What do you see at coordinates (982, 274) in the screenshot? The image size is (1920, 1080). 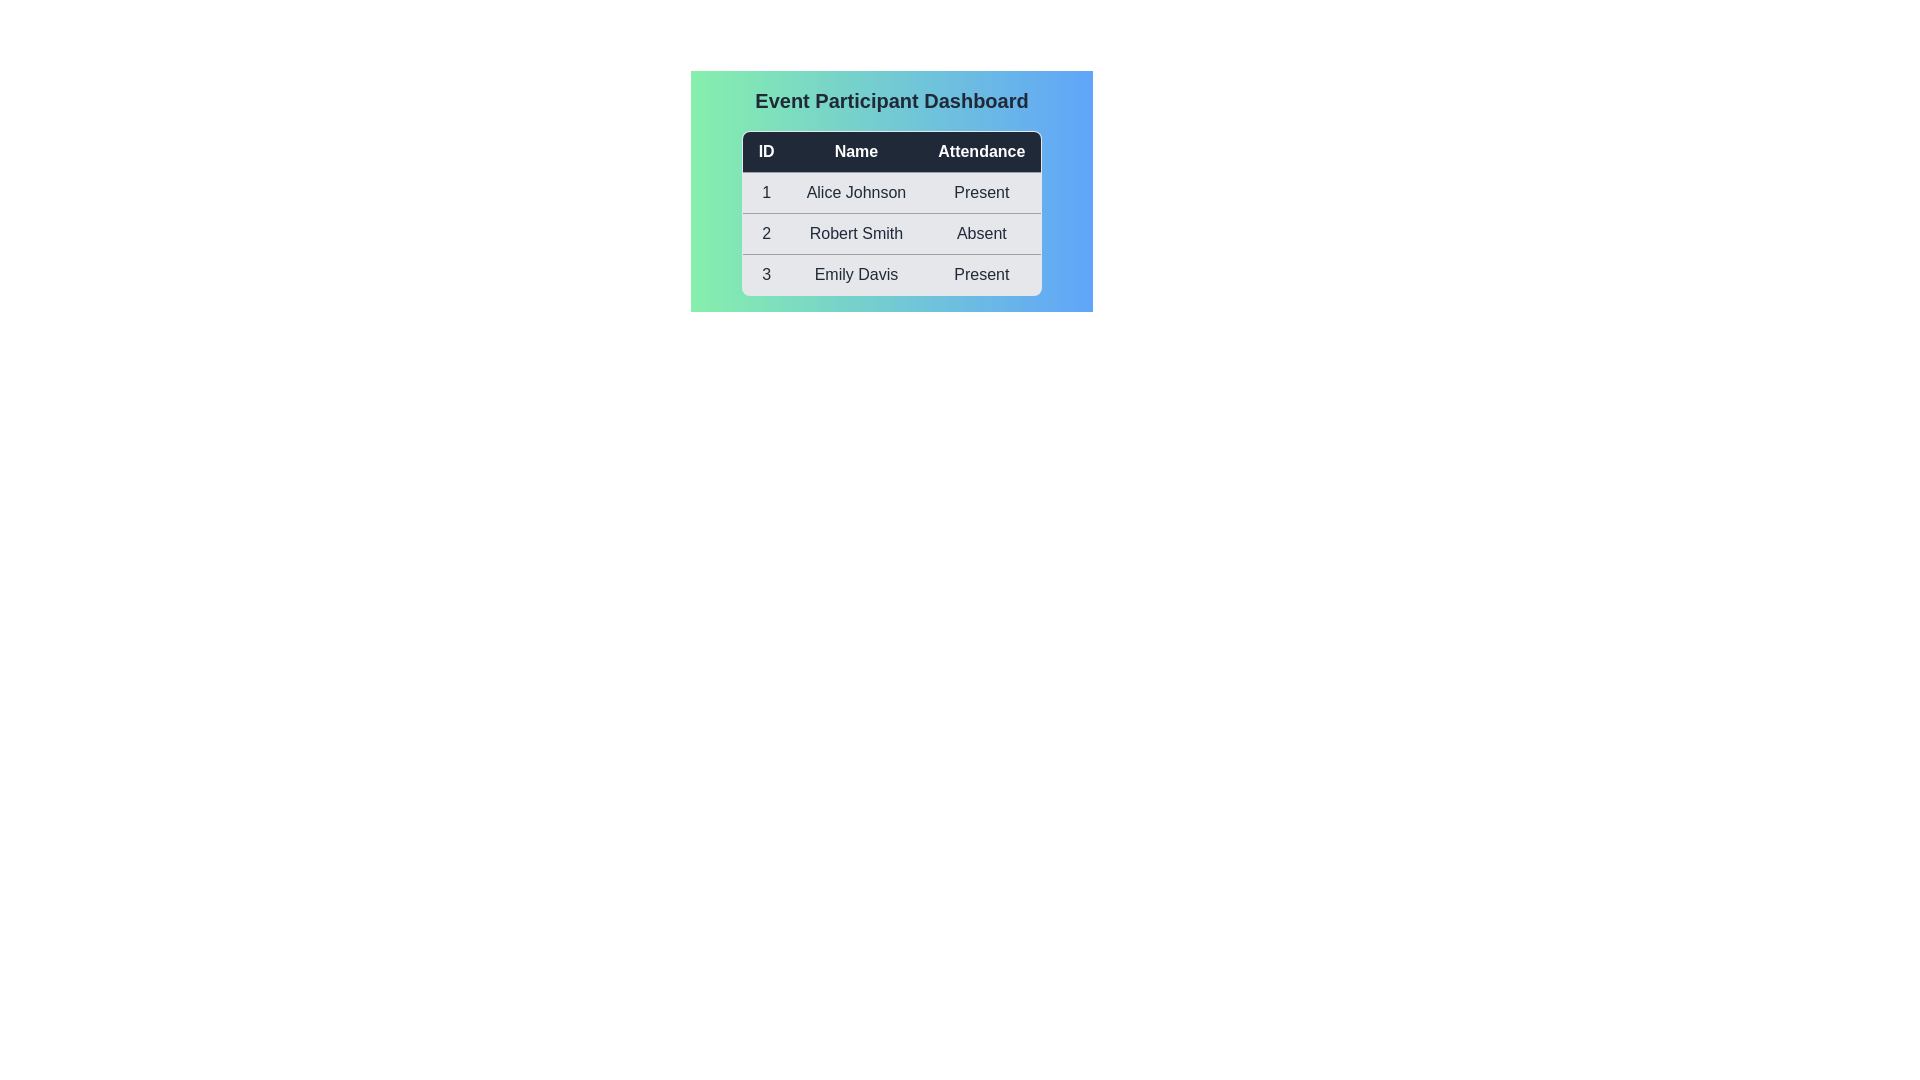 I see `the Static Text Label displaying 'Present' in the attendance column of the table, which is located next to the name 'Emily Davis' in the third row` at bounding box center [982, 274].